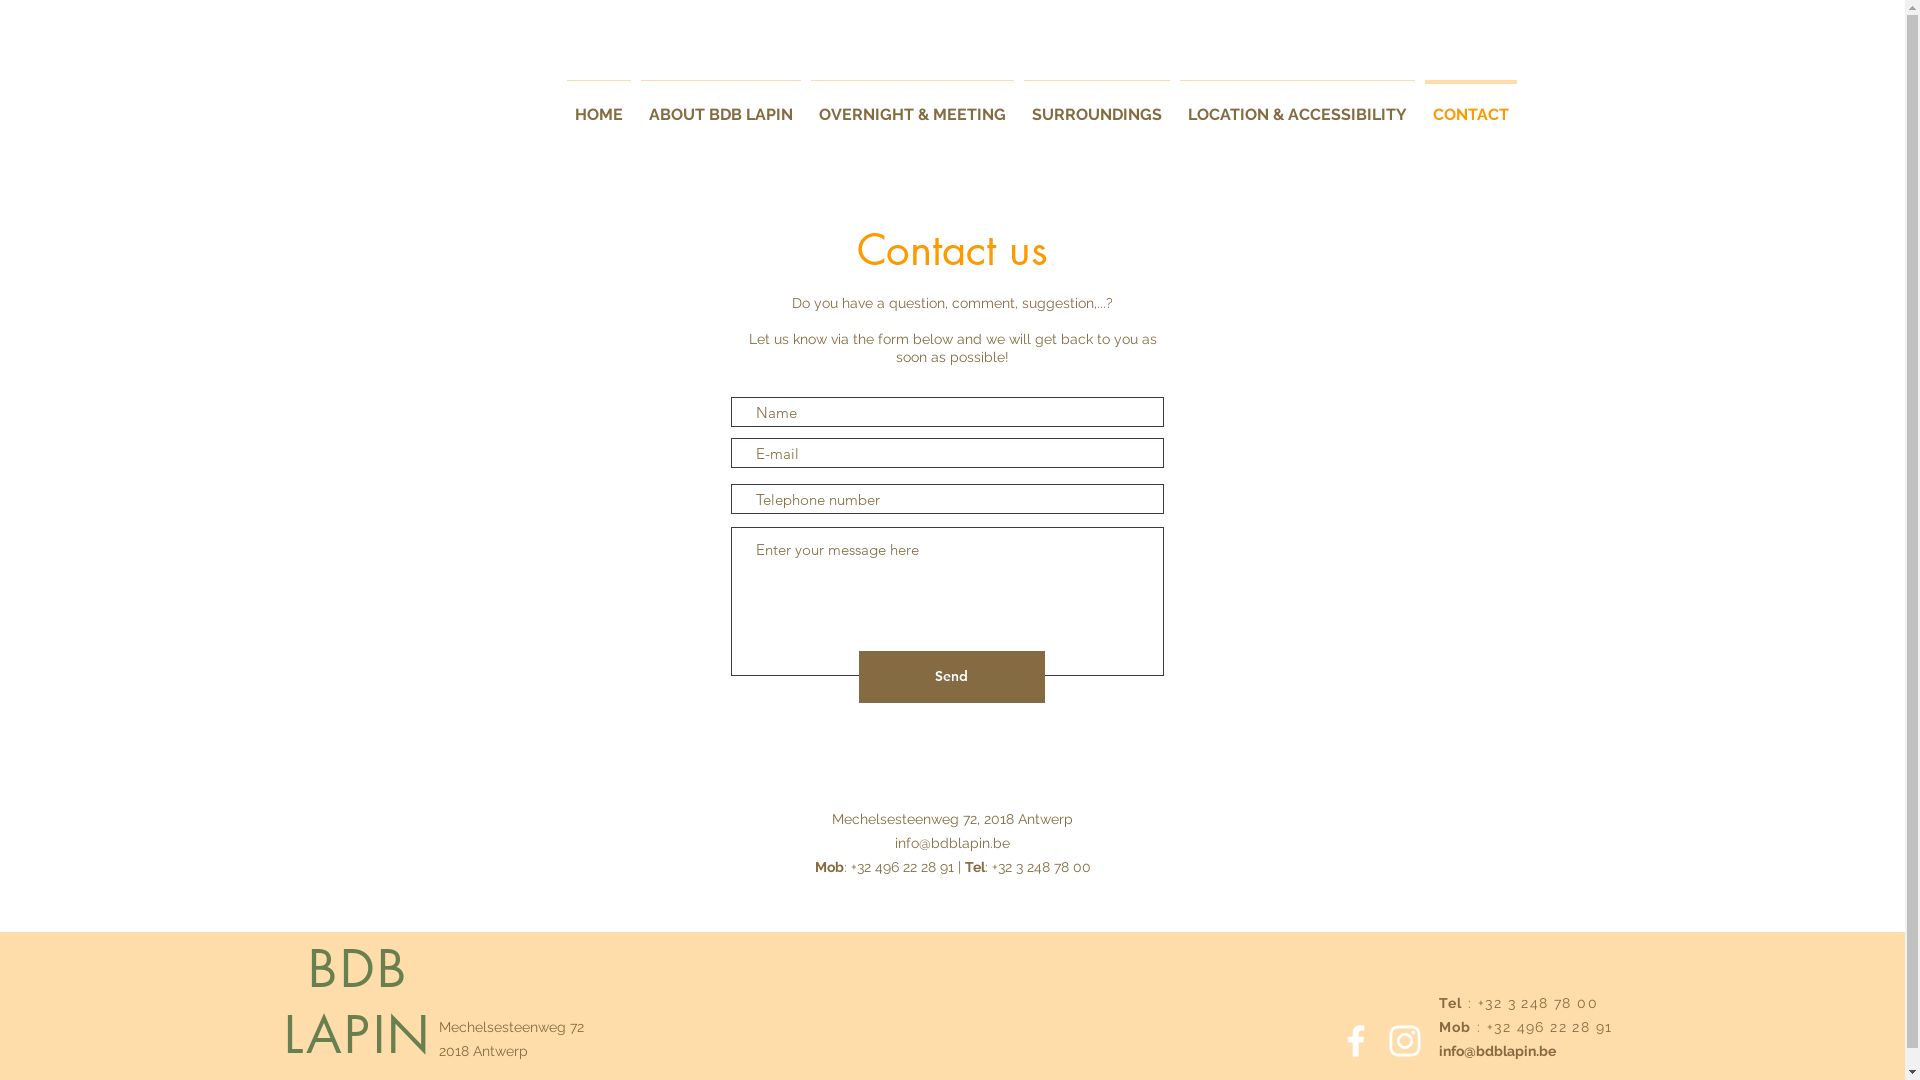 The width and height of the screenshot is (1920, 1080). What do you see at coordinates (358, 1002) in the screenshot?
I see `'BDB LAPIN'` at bounding box center [358, 1002].